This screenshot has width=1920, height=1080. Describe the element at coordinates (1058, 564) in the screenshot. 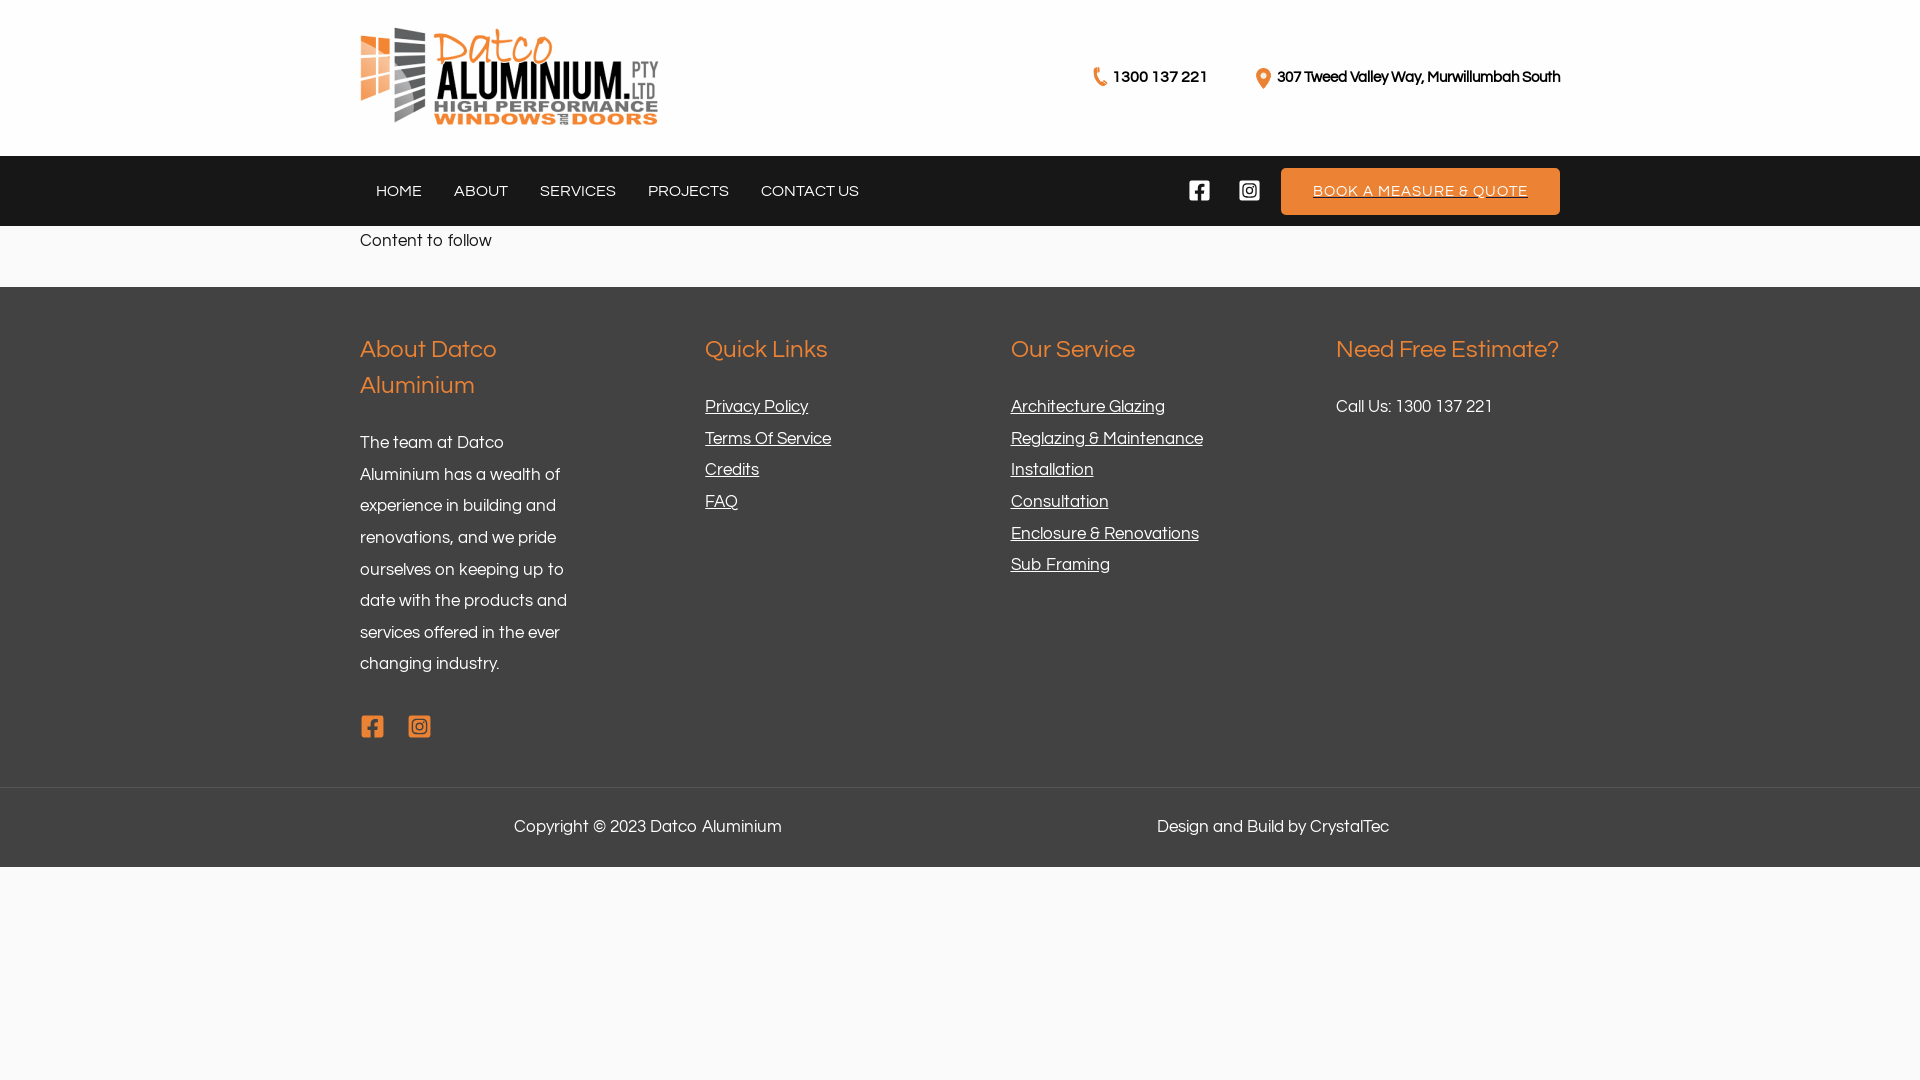

I see `'Sub Framing'` at that location.